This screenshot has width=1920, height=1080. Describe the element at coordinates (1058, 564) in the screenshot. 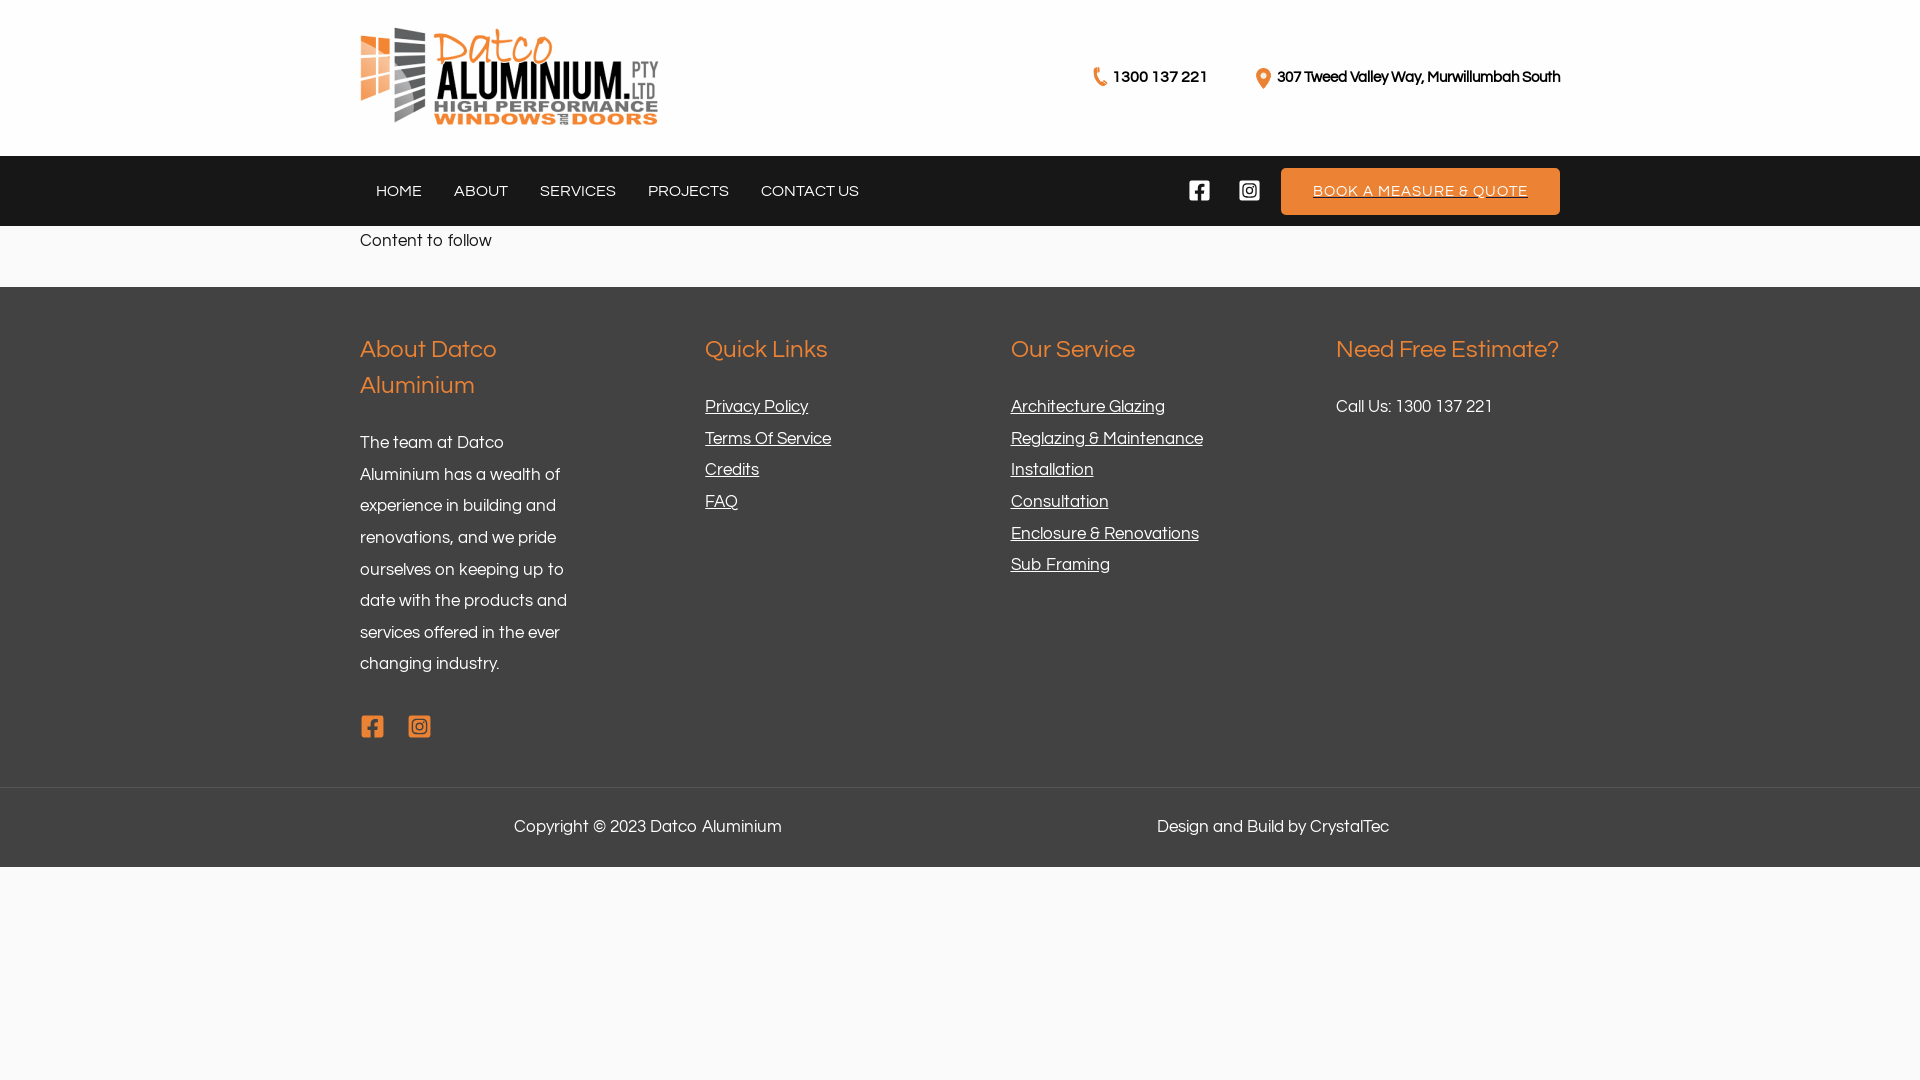

I see `'Sub Framing'` at that location.